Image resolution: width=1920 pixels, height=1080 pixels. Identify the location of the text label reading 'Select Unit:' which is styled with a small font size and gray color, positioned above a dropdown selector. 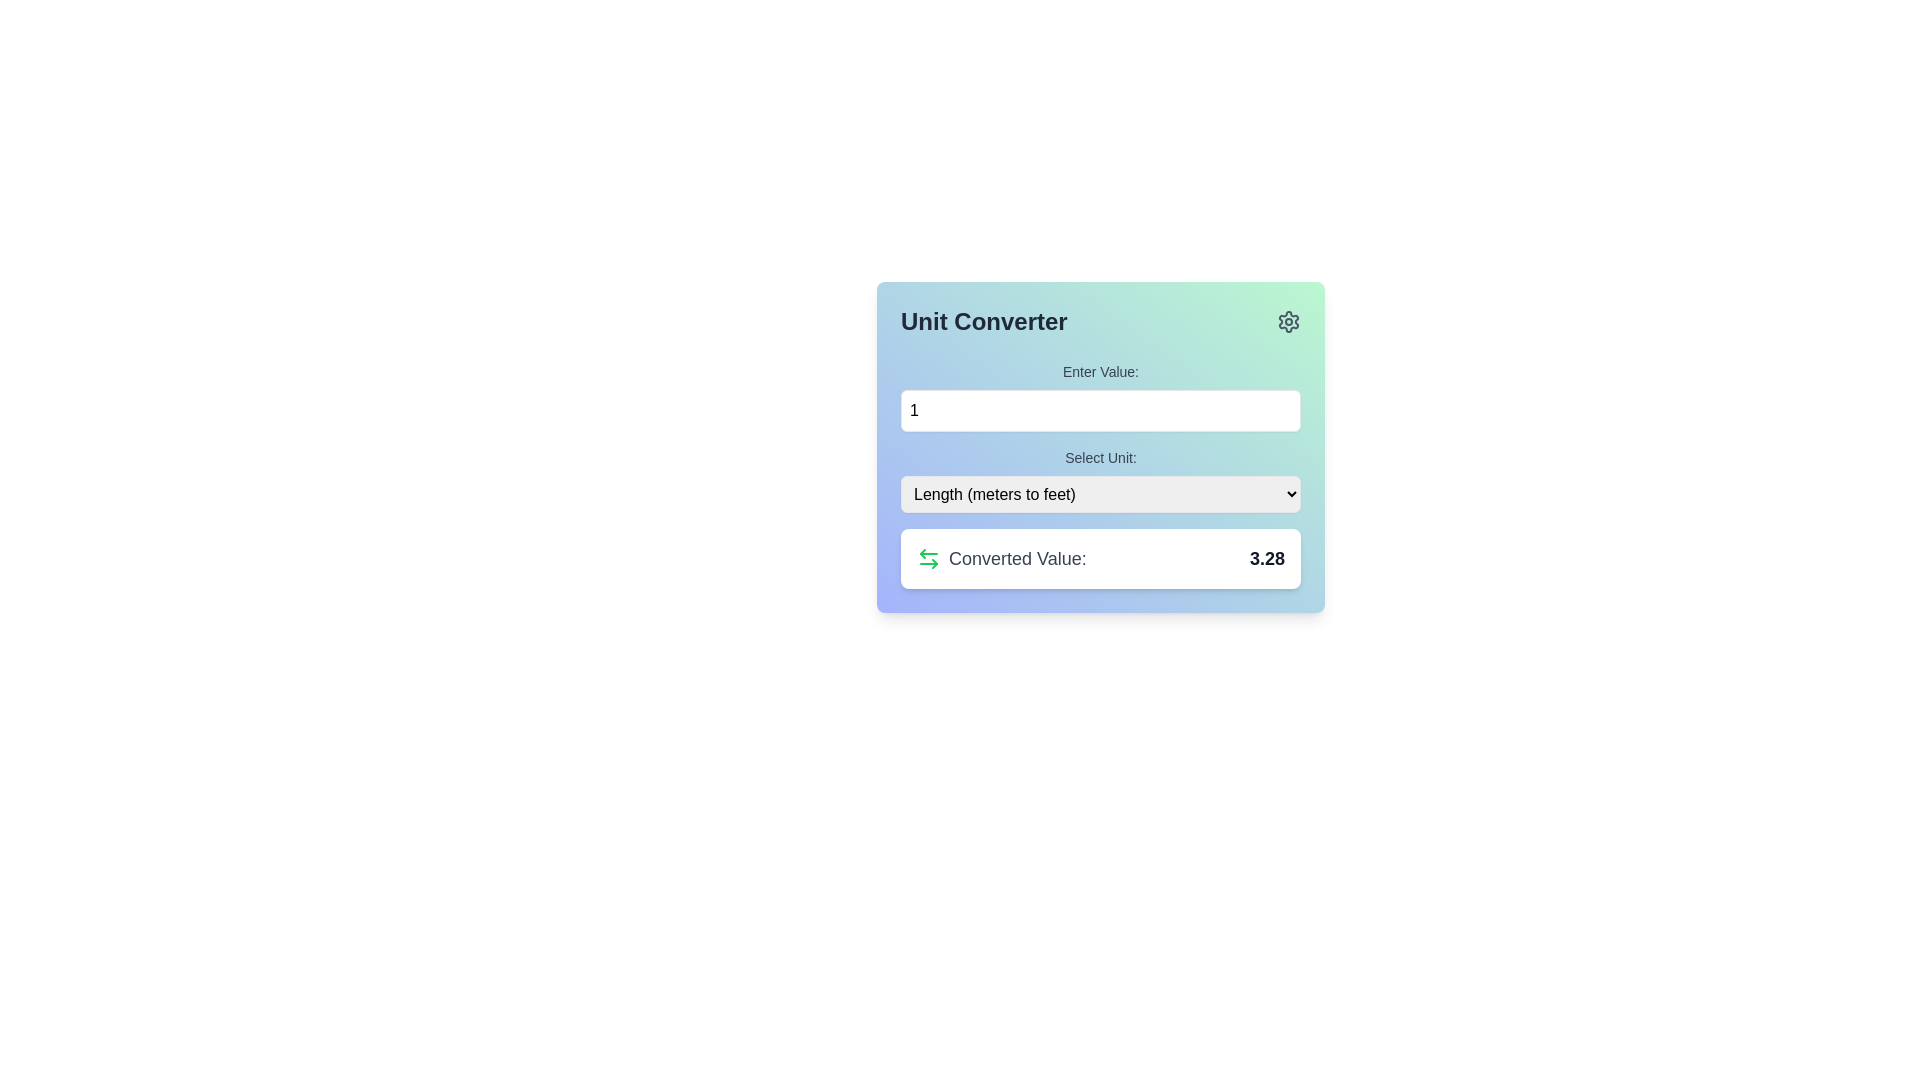
(1099, 458).